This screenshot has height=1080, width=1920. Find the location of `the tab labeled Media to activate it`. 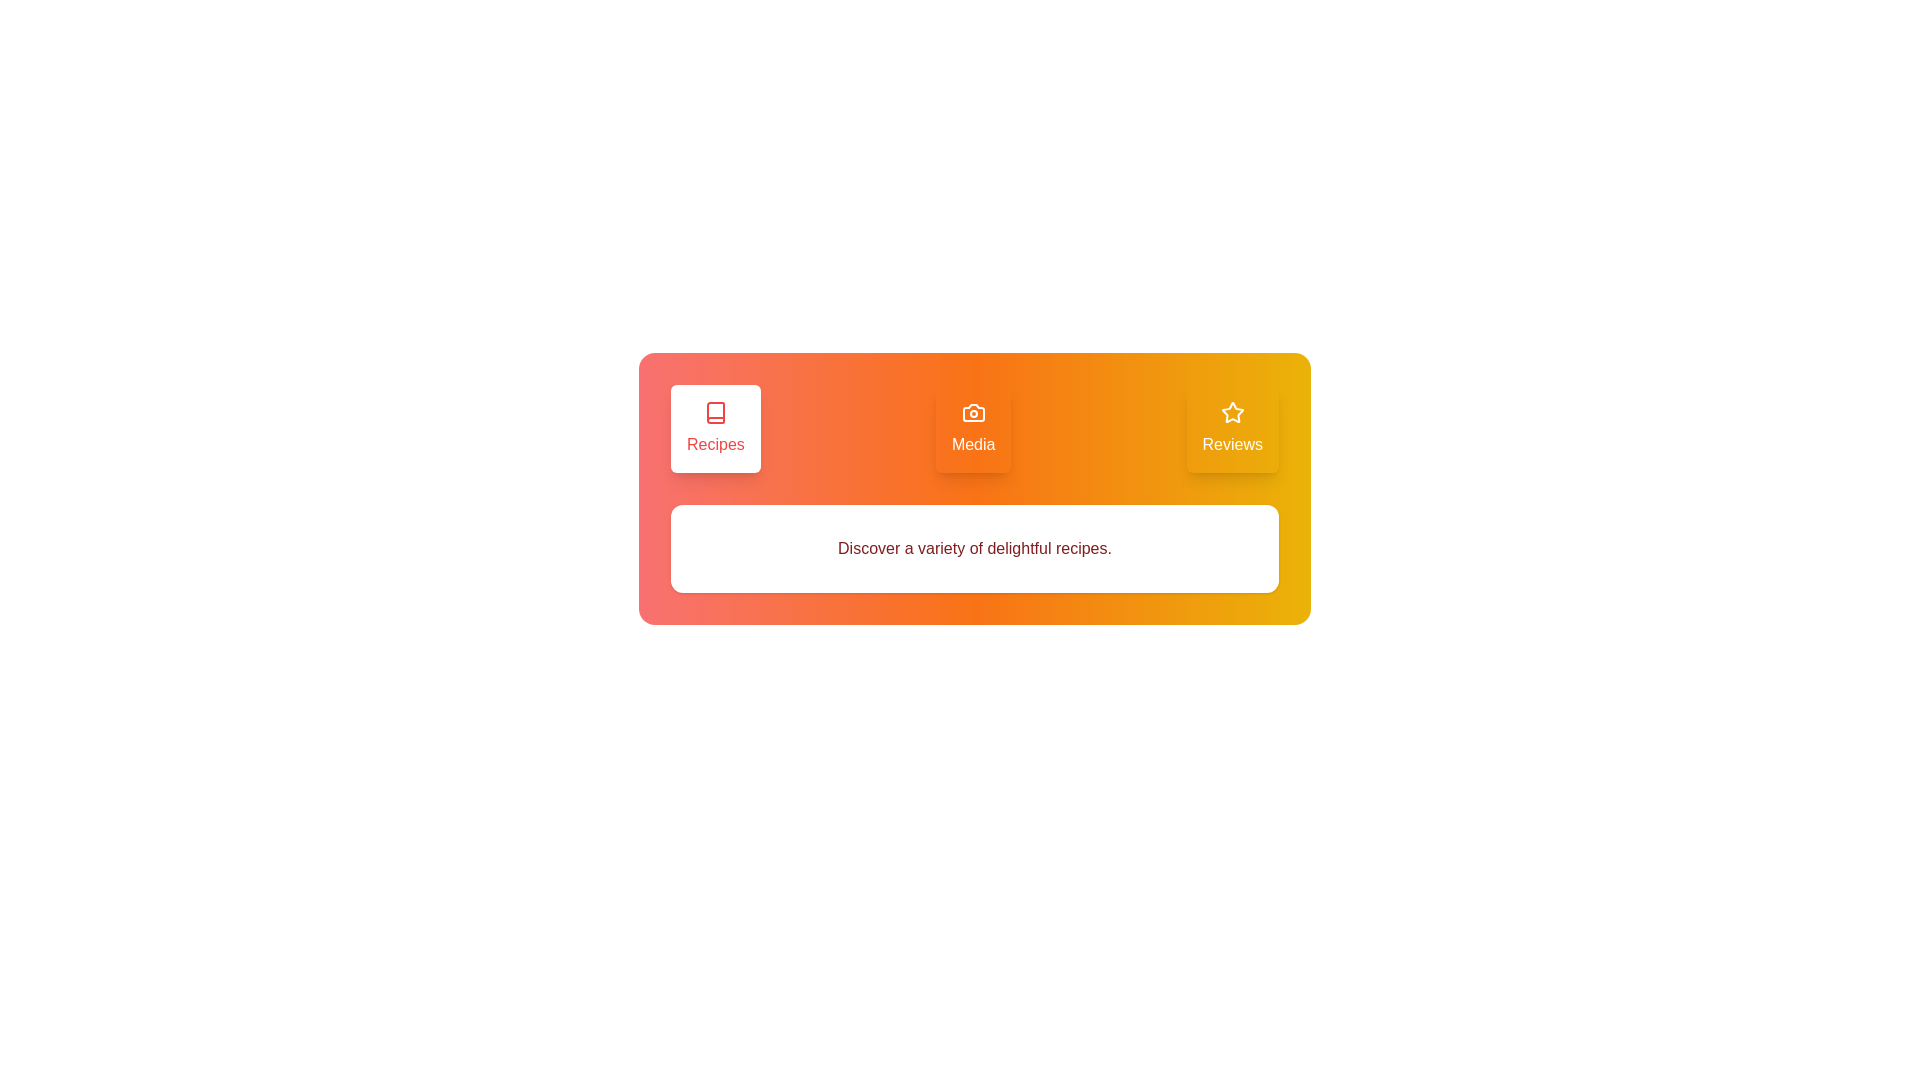

the tab labeled Media to activate it is located at coordinates (973, 427).